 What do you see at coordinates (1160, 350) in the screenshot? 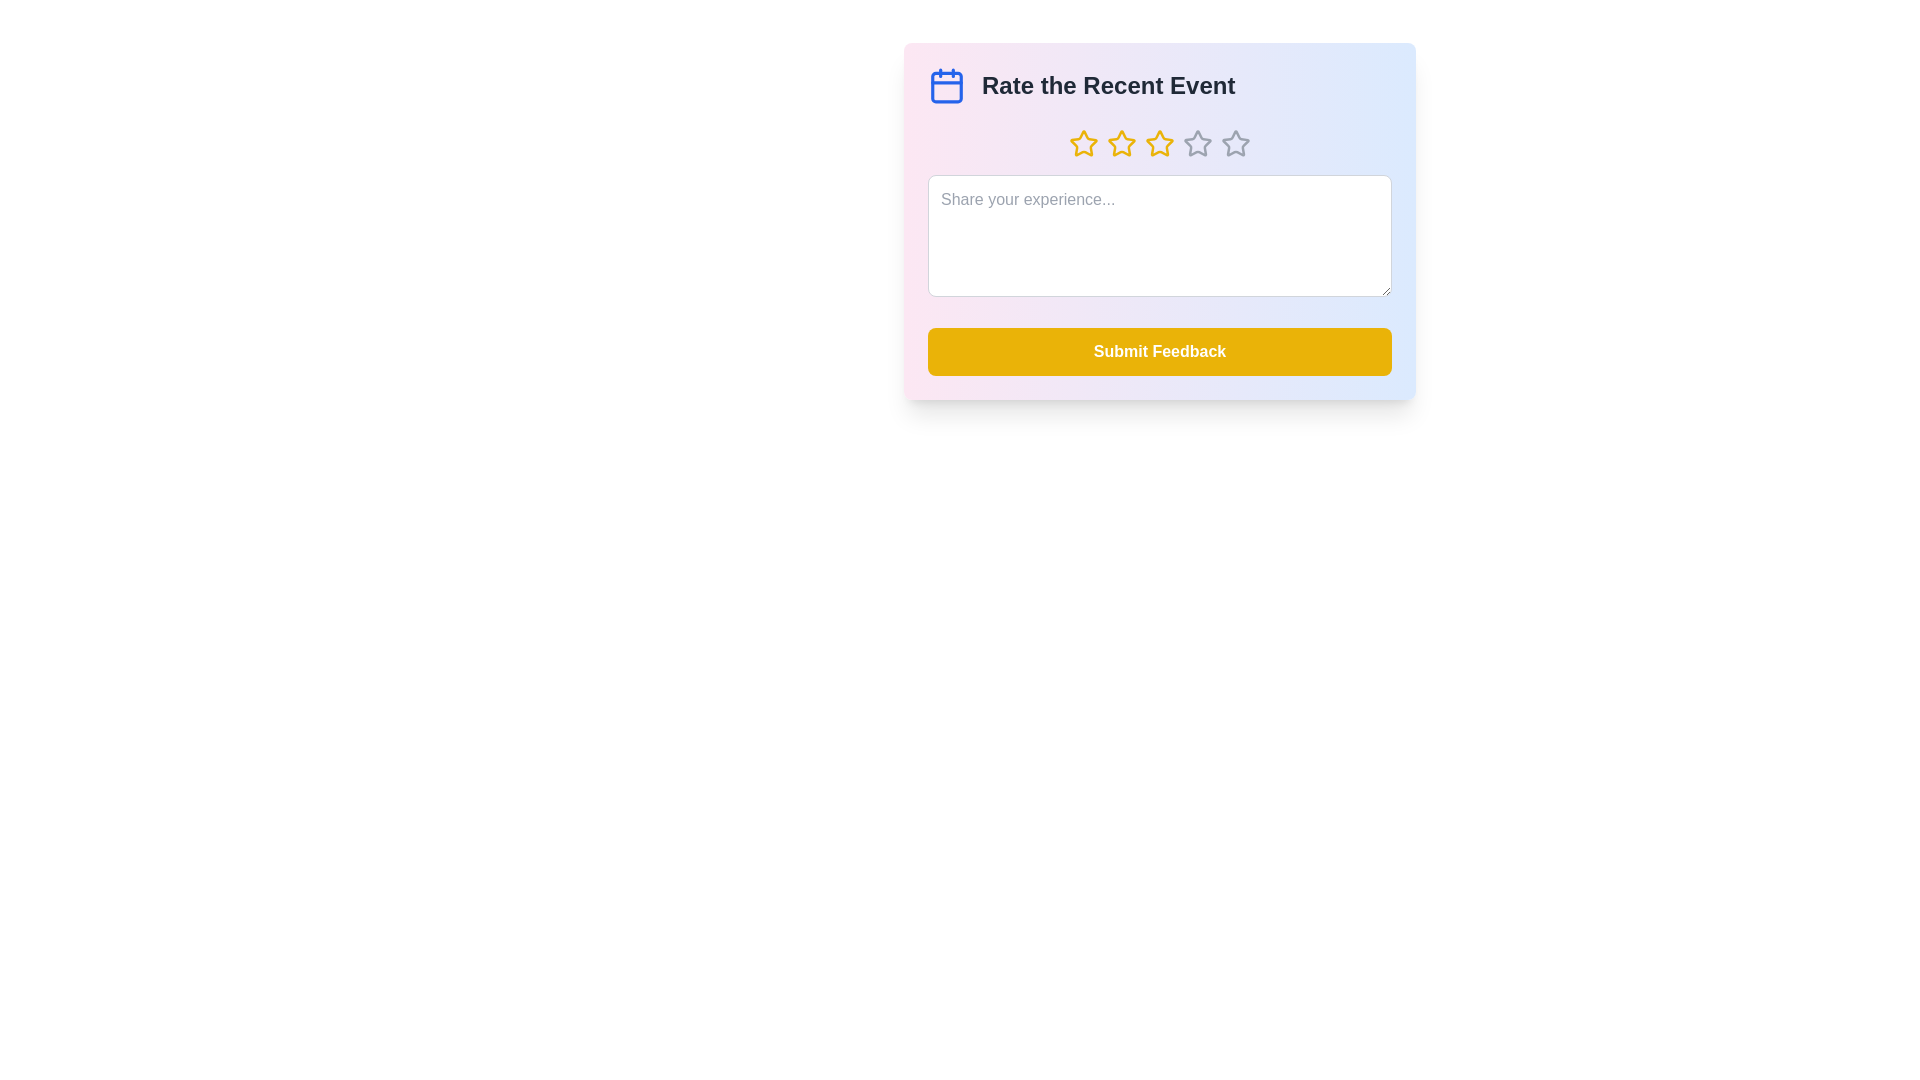
I see `the 'Submit Feedback' button to submit the feedback` at bounding box center [1160, 350].